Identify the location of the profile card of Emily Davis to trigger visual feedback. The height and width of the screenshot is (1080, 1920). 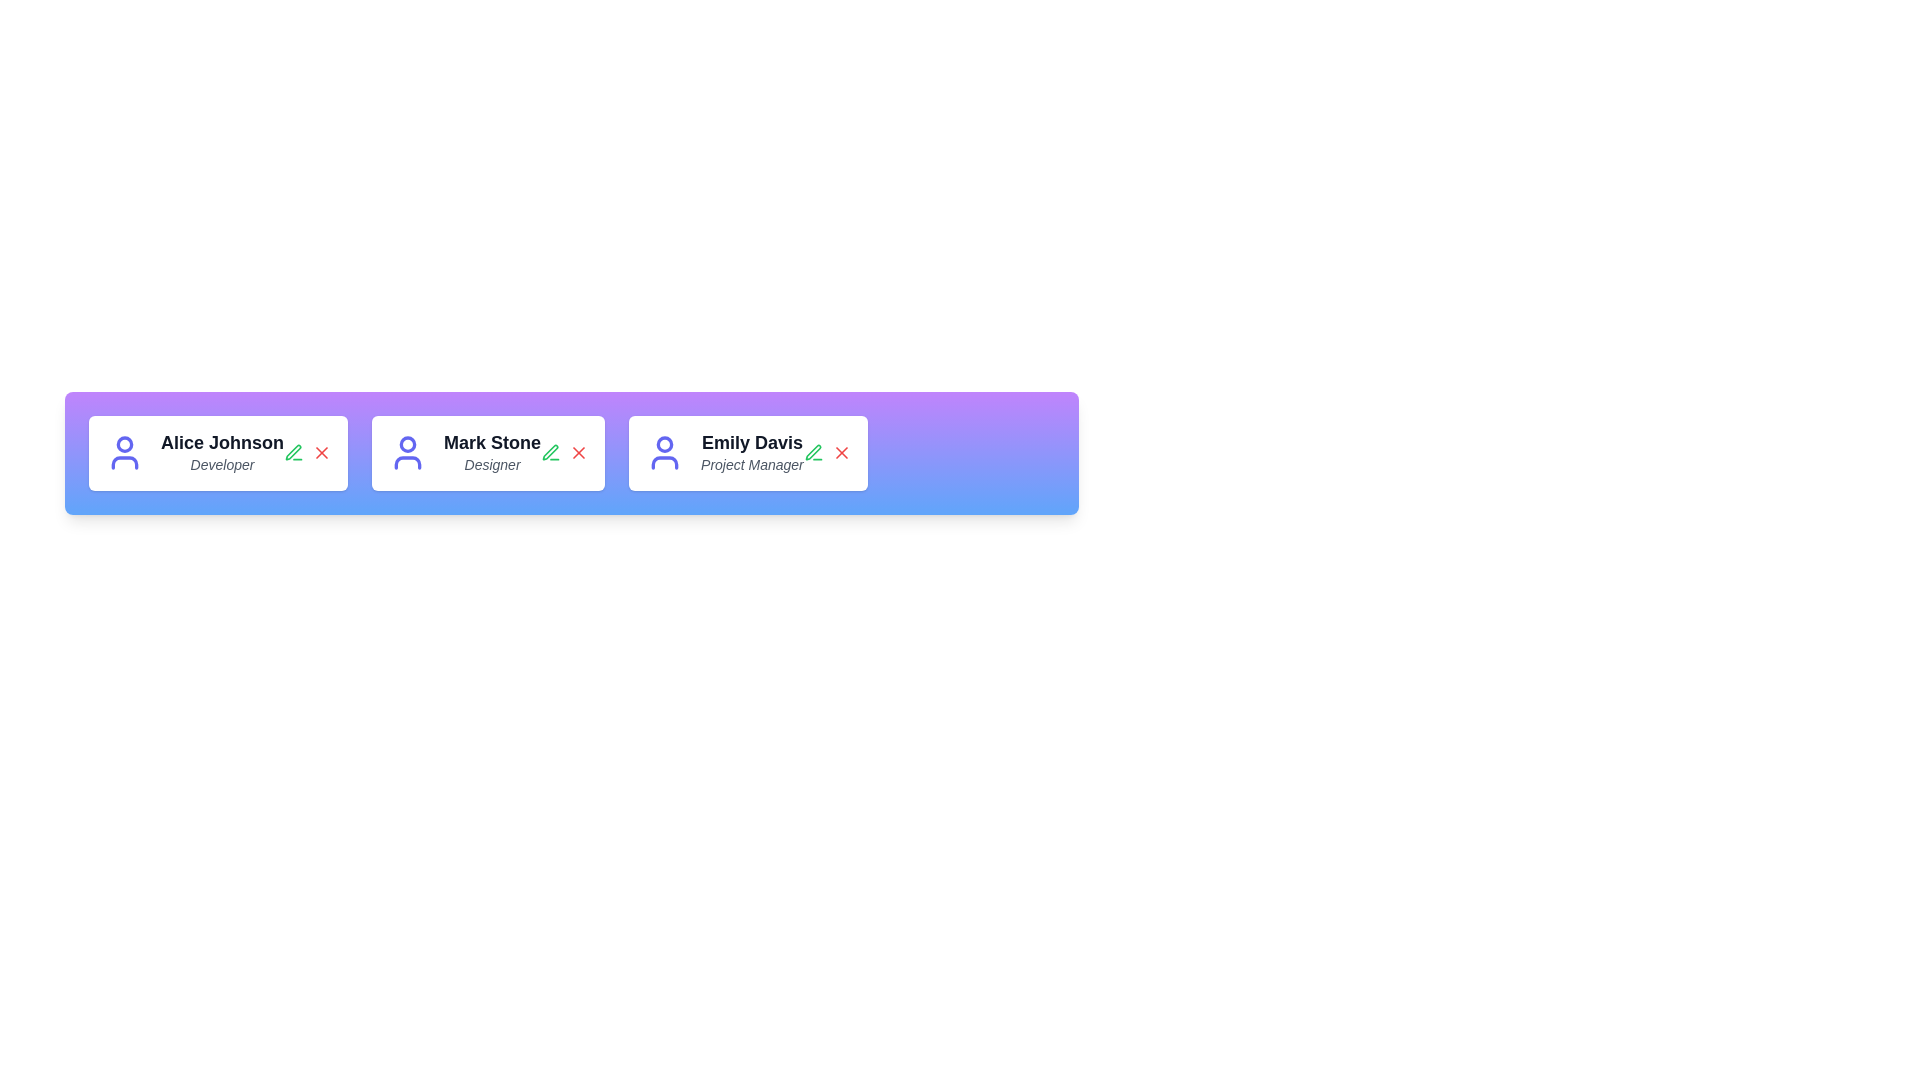
(747, 452).